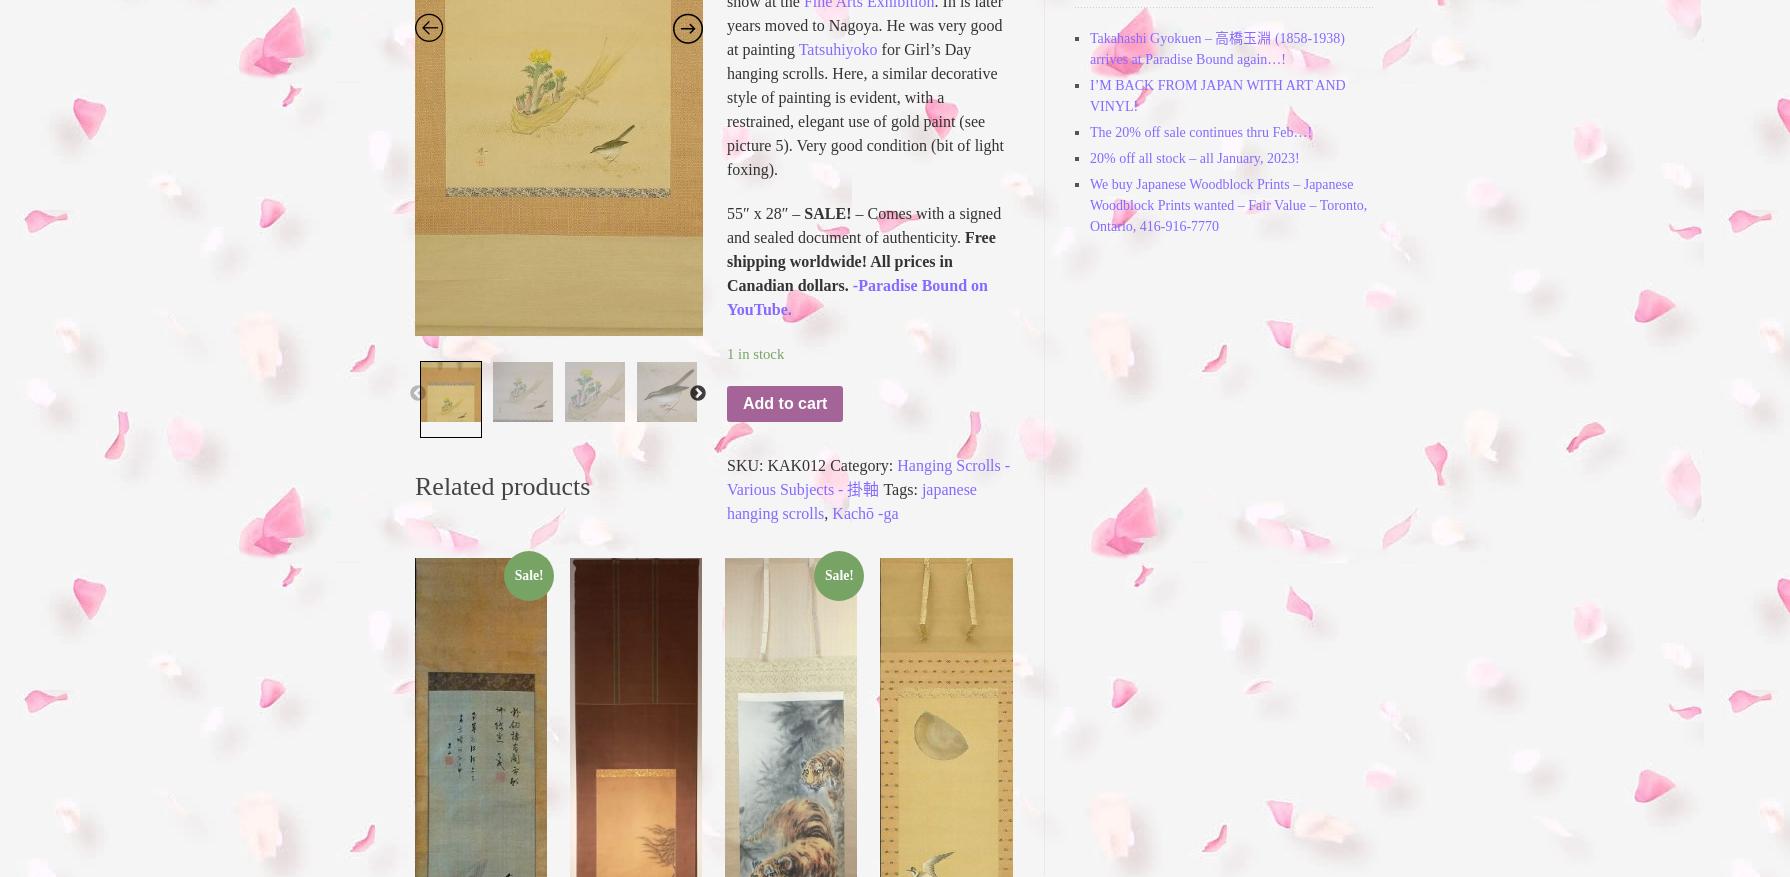 Image resolution: width=1790 pixels, height=877 pixels. What do you see at coordinates (836, 48) in the screenshot?
I see `'Tatsuhiyoko'` at bounding box center [836, 48].